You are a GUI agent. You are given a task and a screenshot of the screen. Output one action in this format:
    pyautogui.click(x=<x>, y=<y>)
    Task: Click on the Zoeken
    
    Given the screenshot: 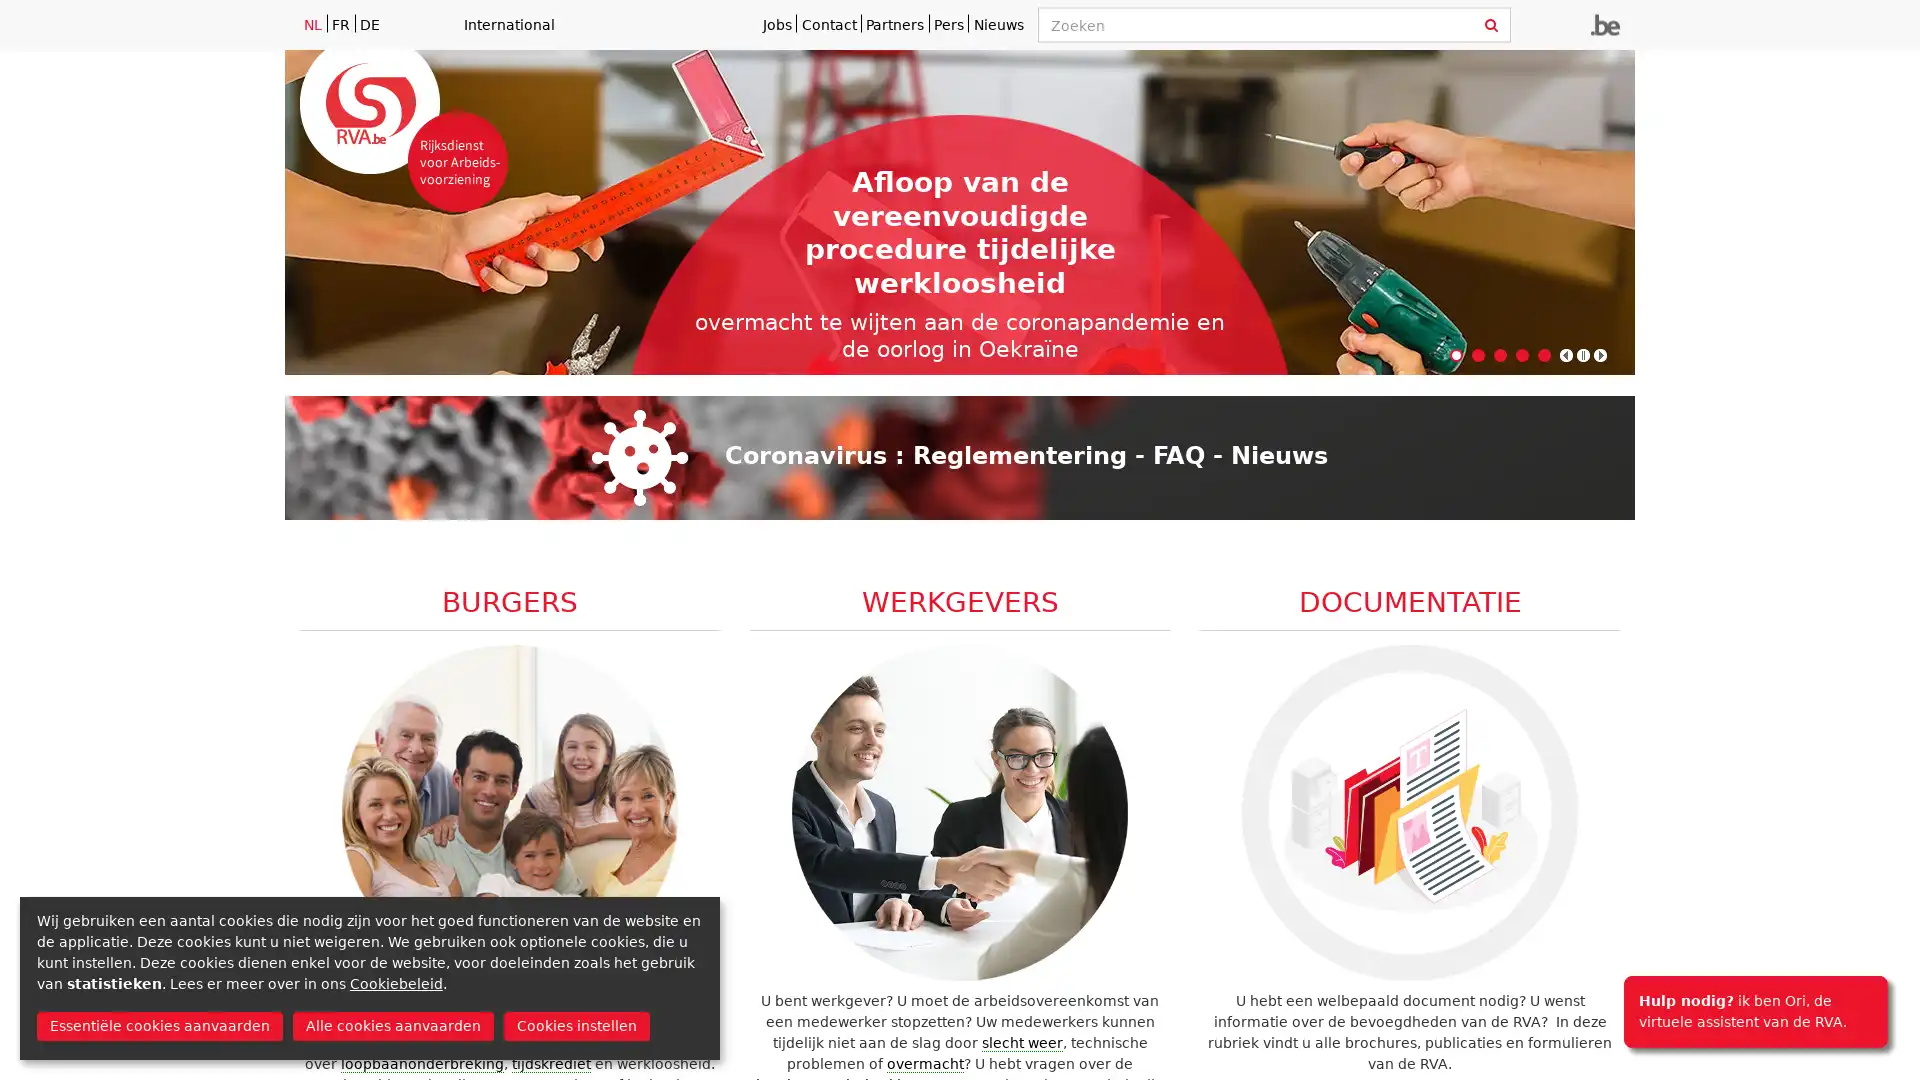 What is the action you would take?
    pyautogui.click(x=1491, y=24)
    